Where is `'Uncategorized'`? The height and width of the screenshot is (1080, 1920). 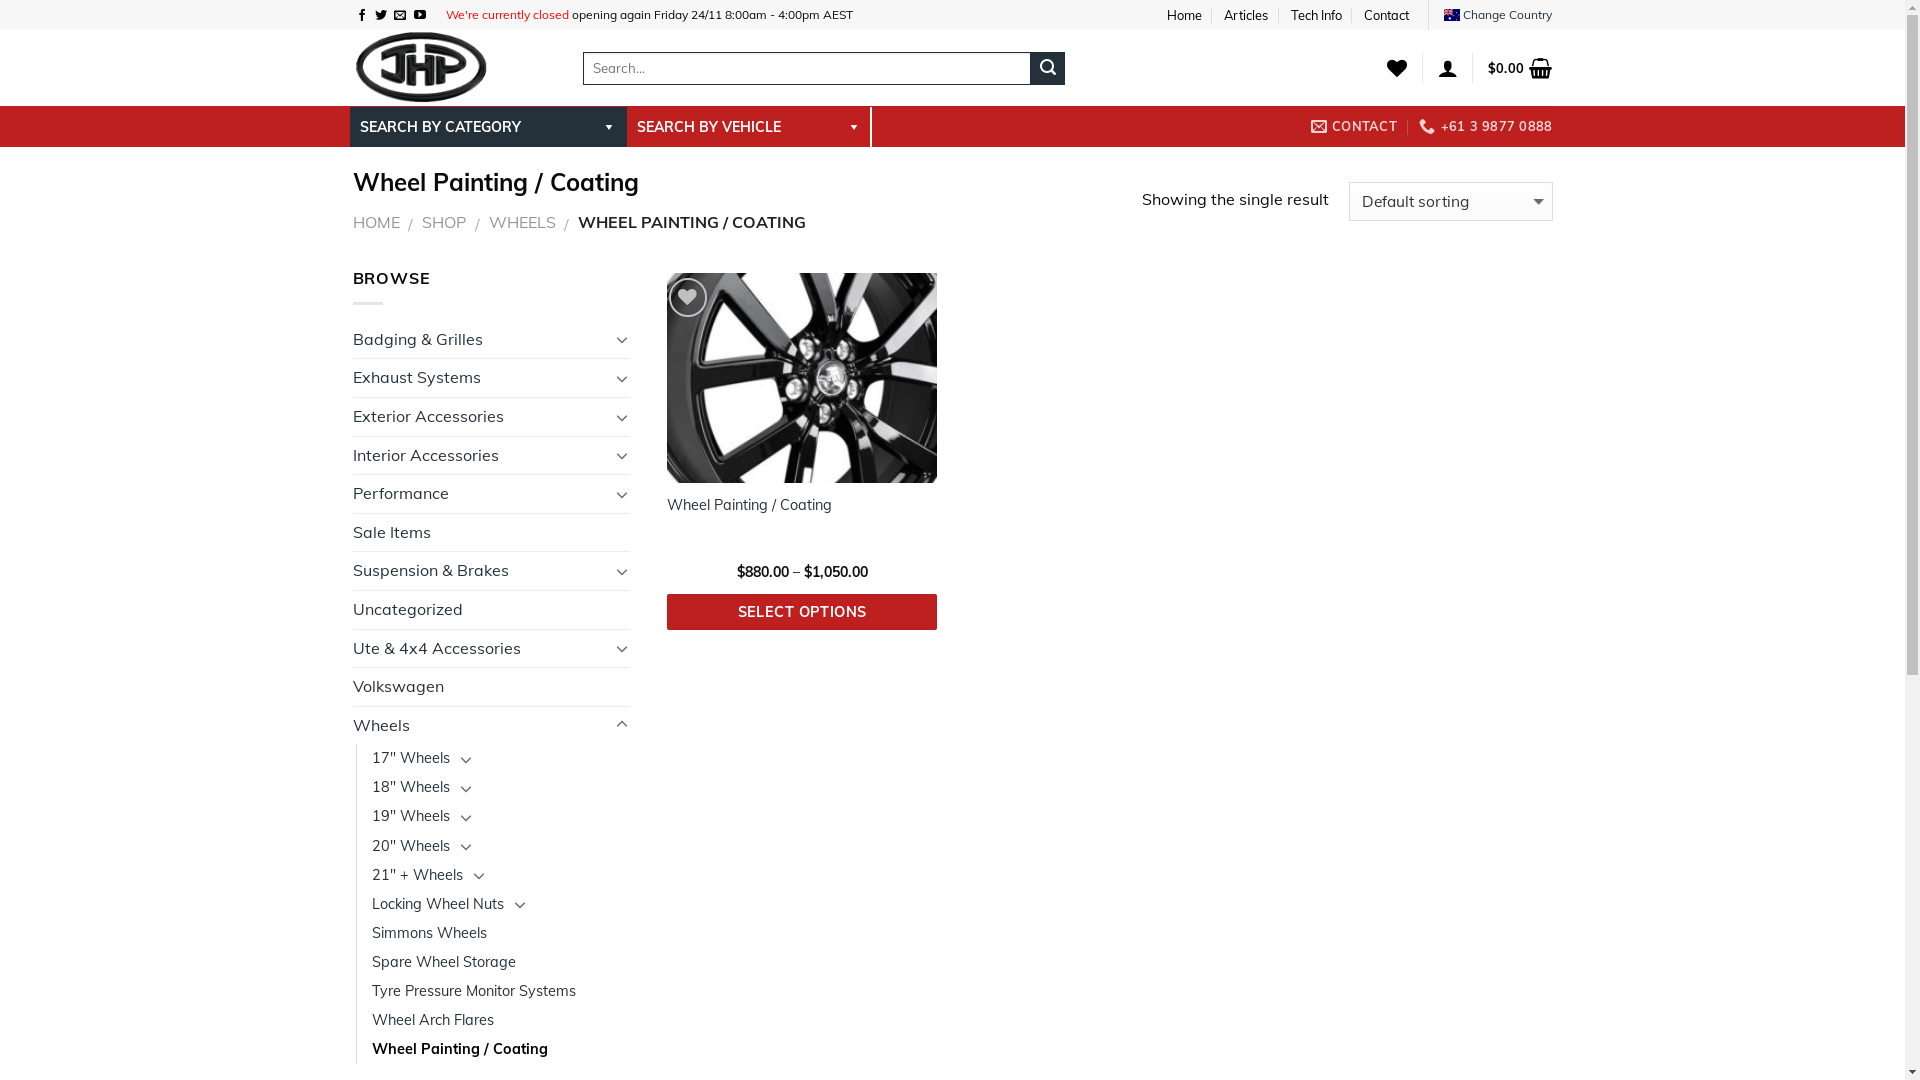
'Uncategorized' is located at coordinates (490, 608).